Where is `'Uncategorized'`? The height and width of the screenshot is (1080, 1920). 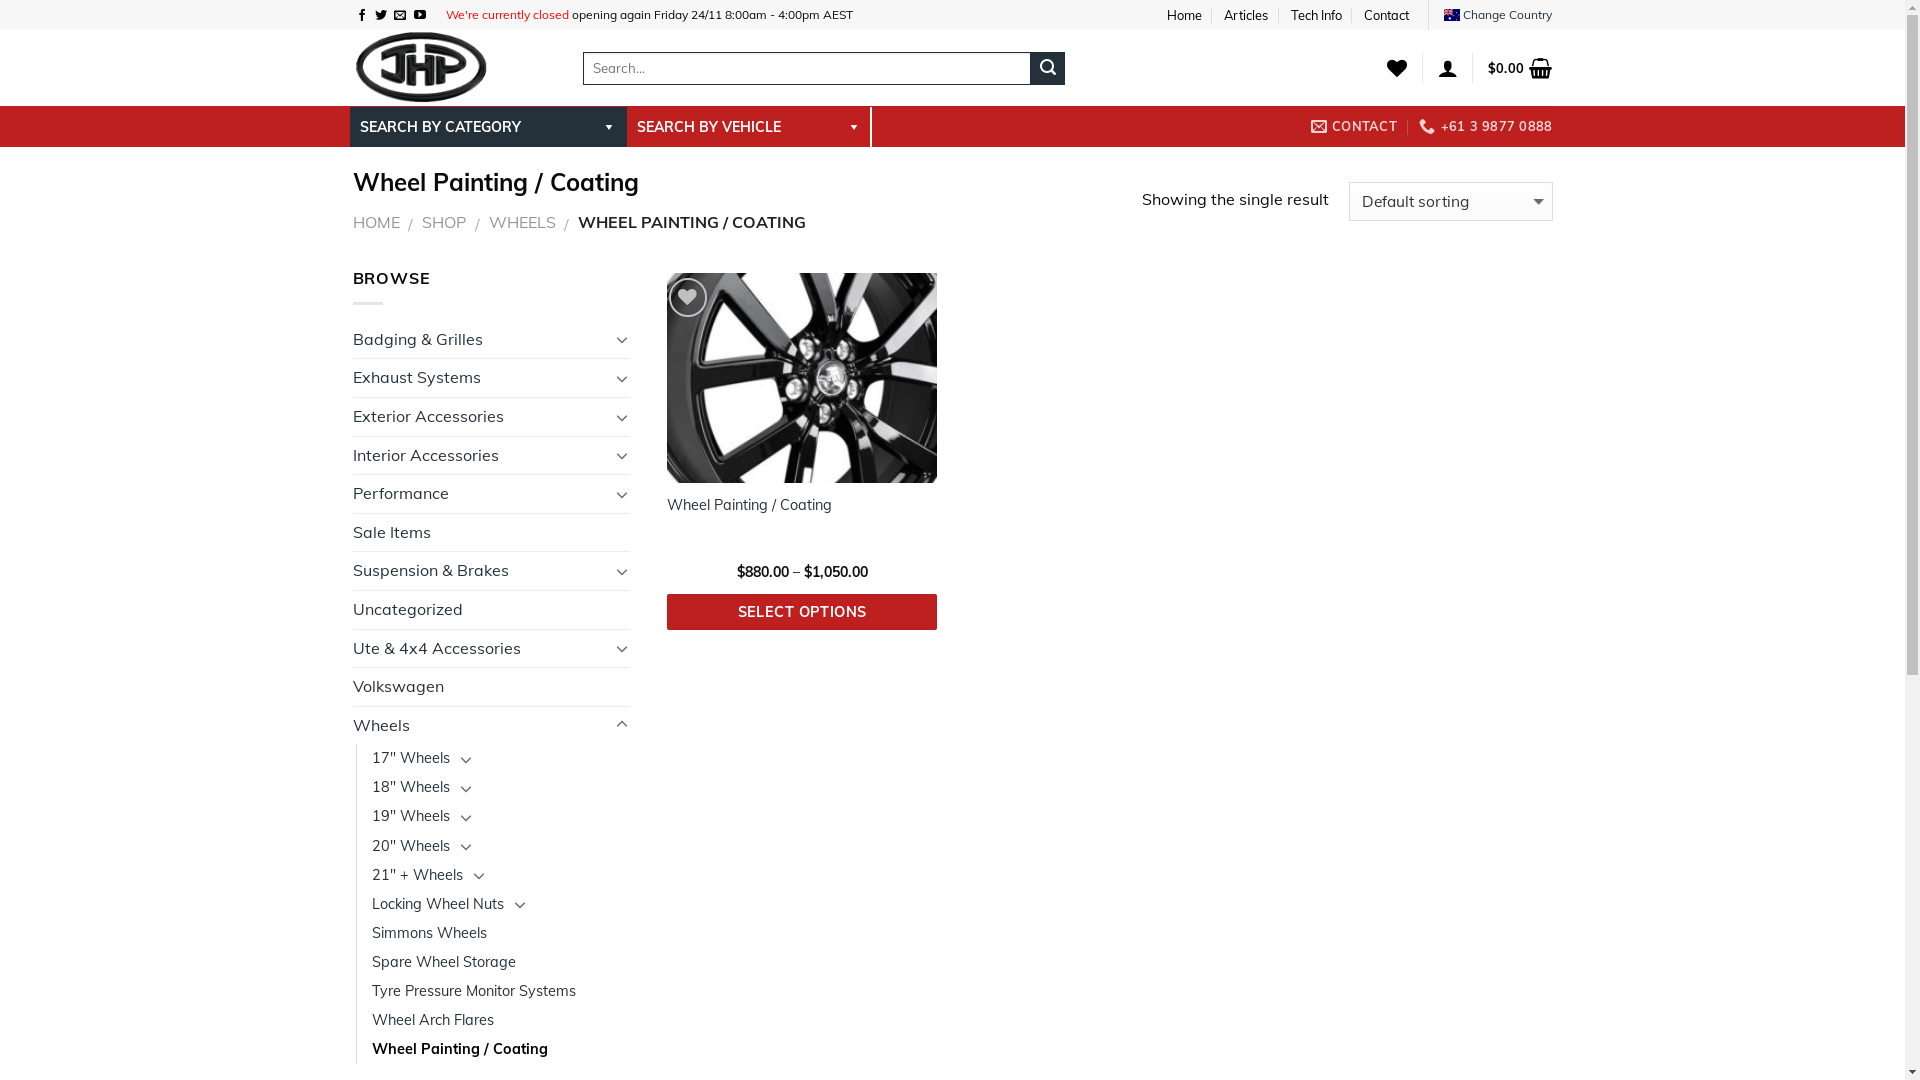
'Uncategorized' is located at coordinates (490, 608).